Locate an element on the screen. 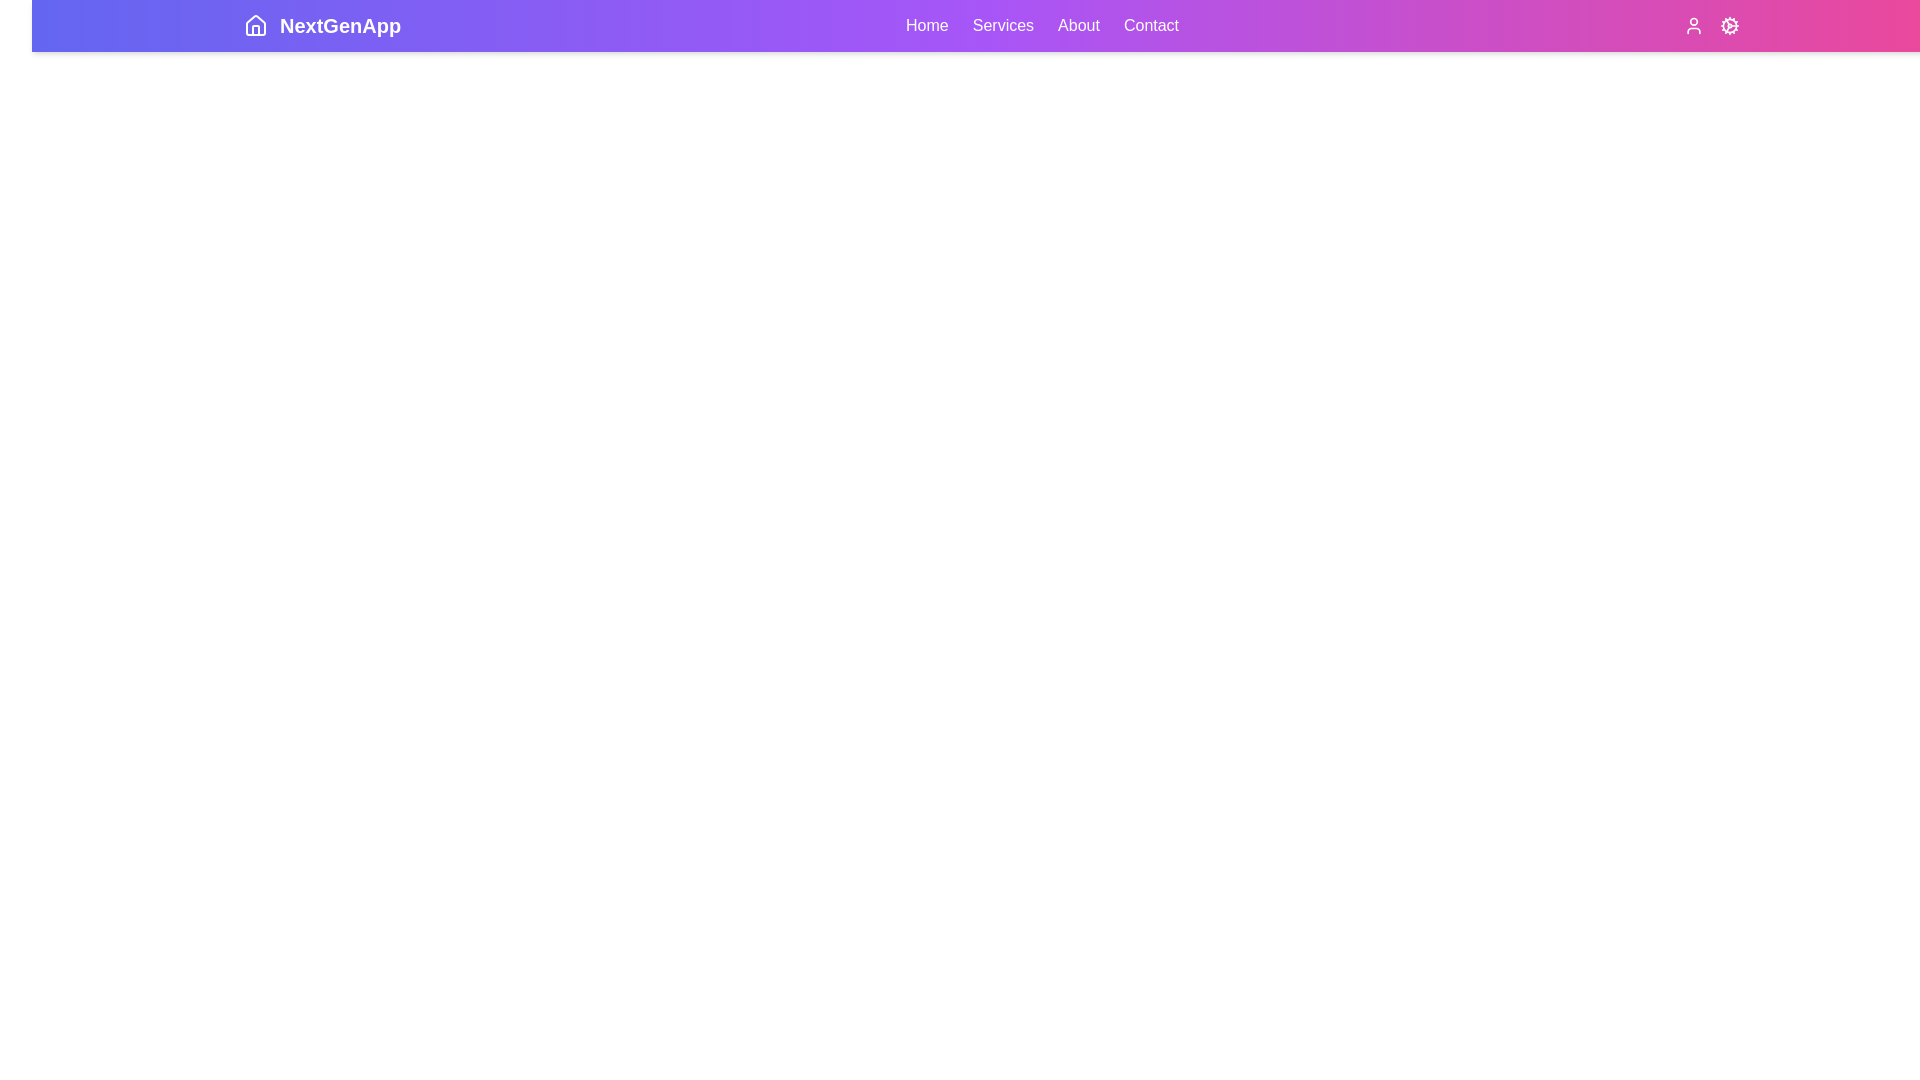 The image size is (1920, 1080). the Home navigation link is located at coordinates (926, 26).